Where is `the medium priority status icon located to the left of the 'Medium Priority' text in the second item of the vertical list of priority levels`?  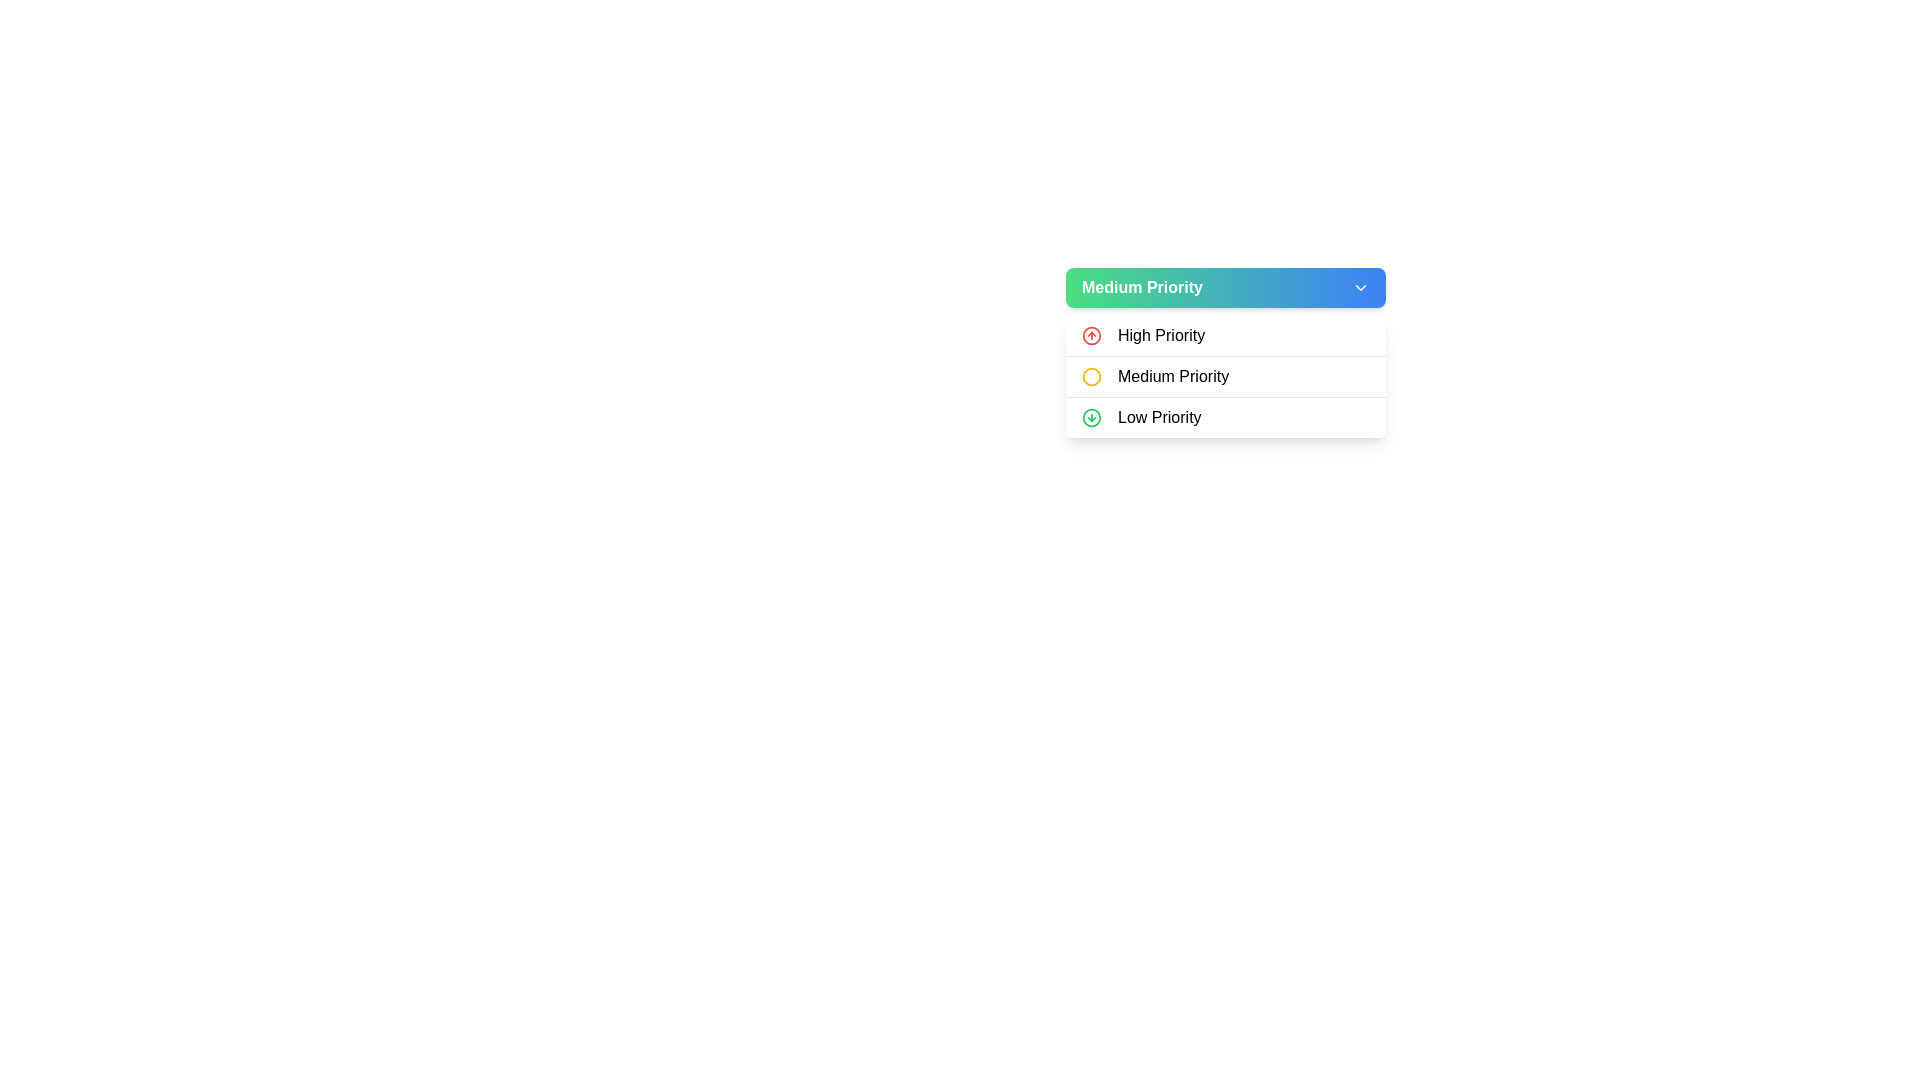
the medium priority status icon located to the left of the 'Medium Priority' text in the second item of the vertical list of priority levels is located at coordinates (1090, 377).